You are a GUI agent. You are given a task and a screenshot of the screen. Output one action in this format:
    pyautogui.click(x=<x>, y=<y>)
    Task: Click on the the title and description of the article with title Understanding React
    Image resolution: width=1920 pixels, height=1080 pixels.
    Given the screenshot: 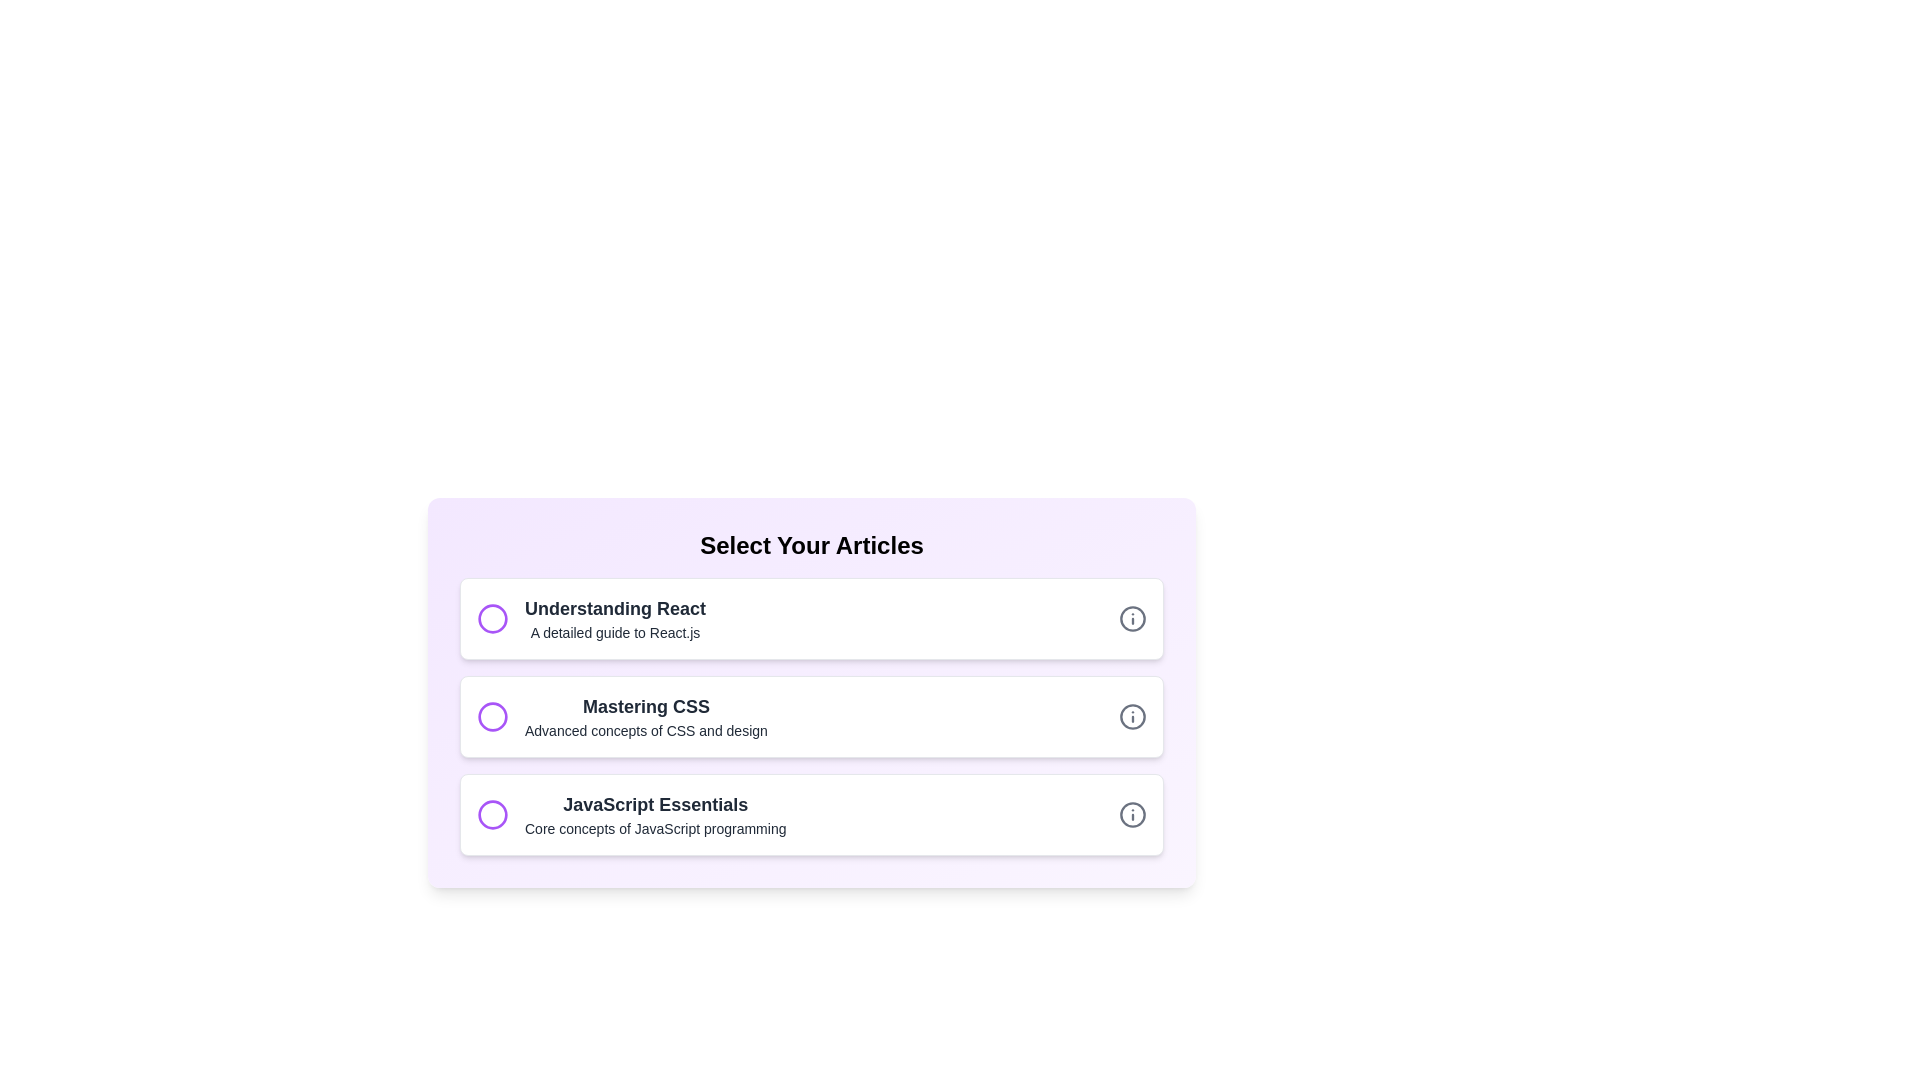 What is the action you would take?
    pyautogui.click(x=811, y=617)
    